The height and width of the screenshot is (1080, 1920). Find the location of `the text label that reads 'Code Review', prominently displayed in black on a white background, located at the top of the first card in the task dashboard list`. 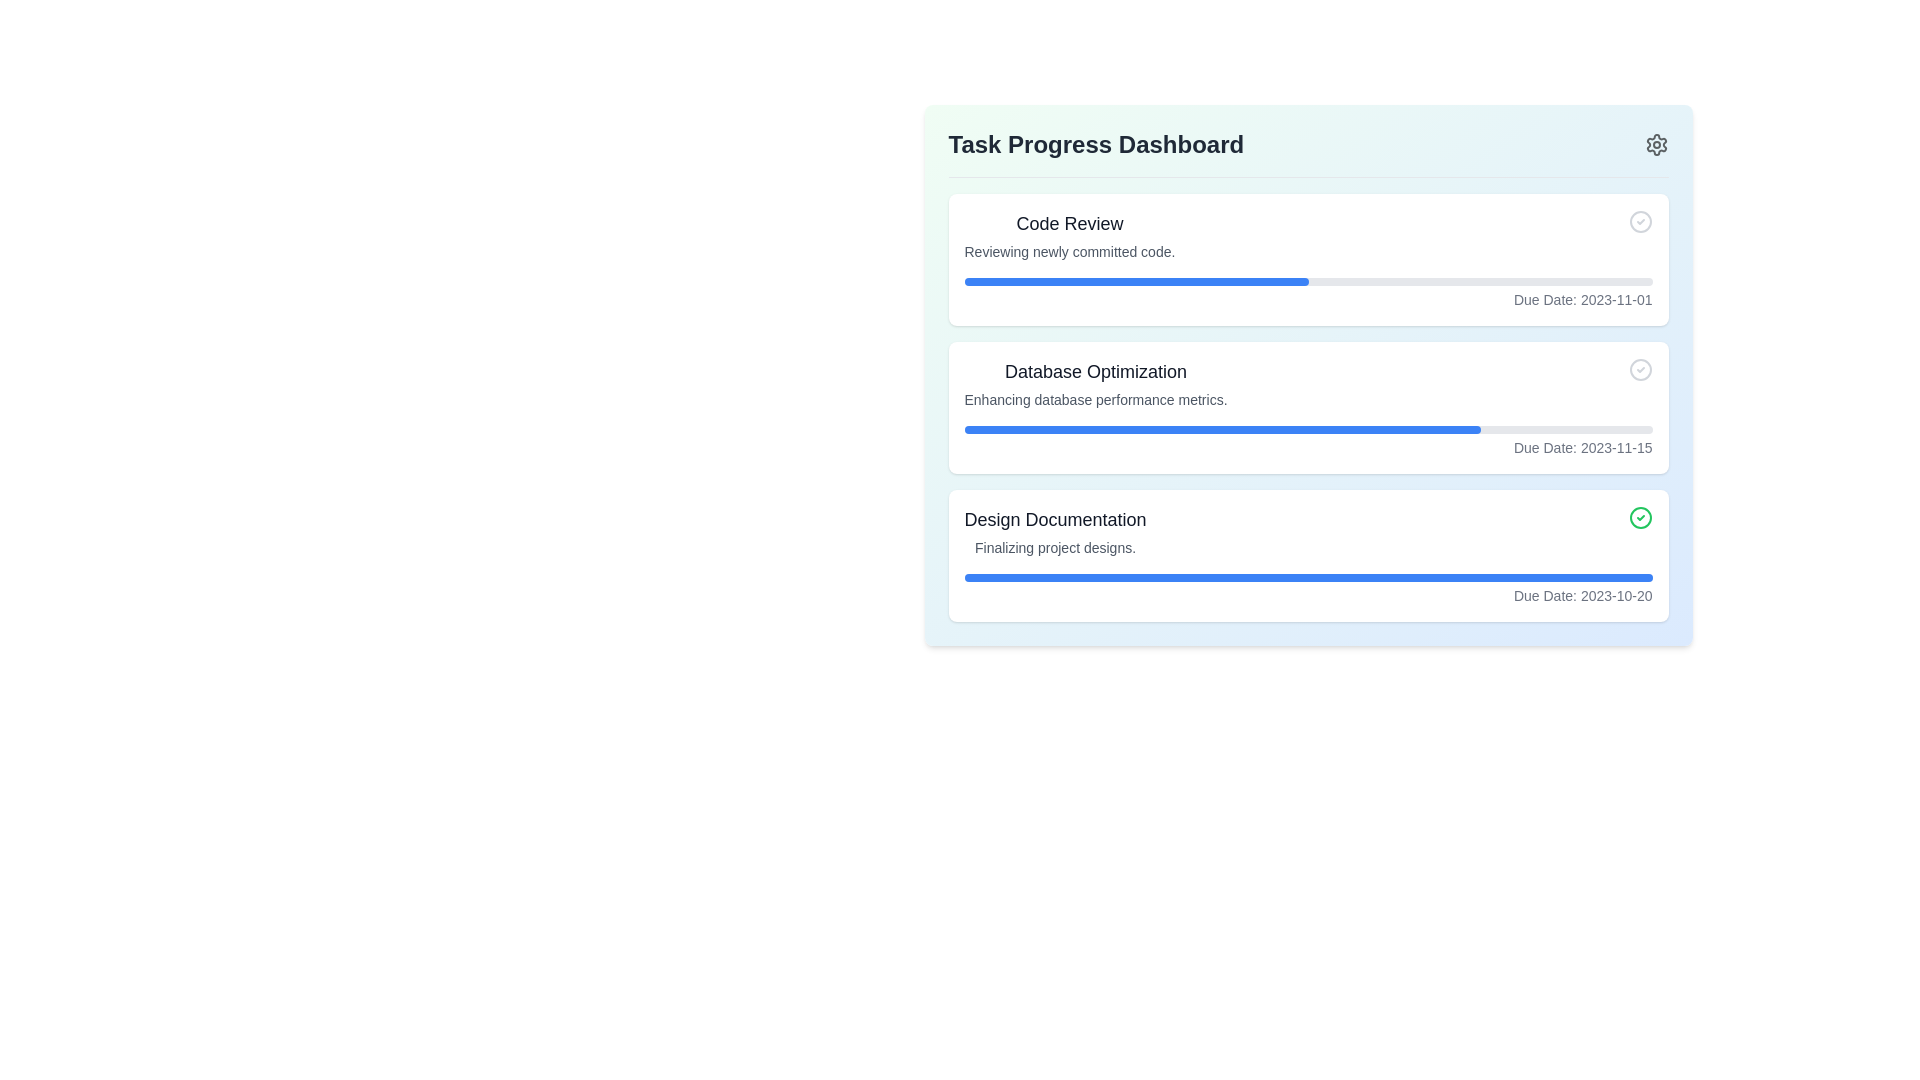

the text label that reads 'Code Review', prominently displayed in black on a white background, located at the top of the first card in the task dashboard list is located at coordinates (1069, 223).